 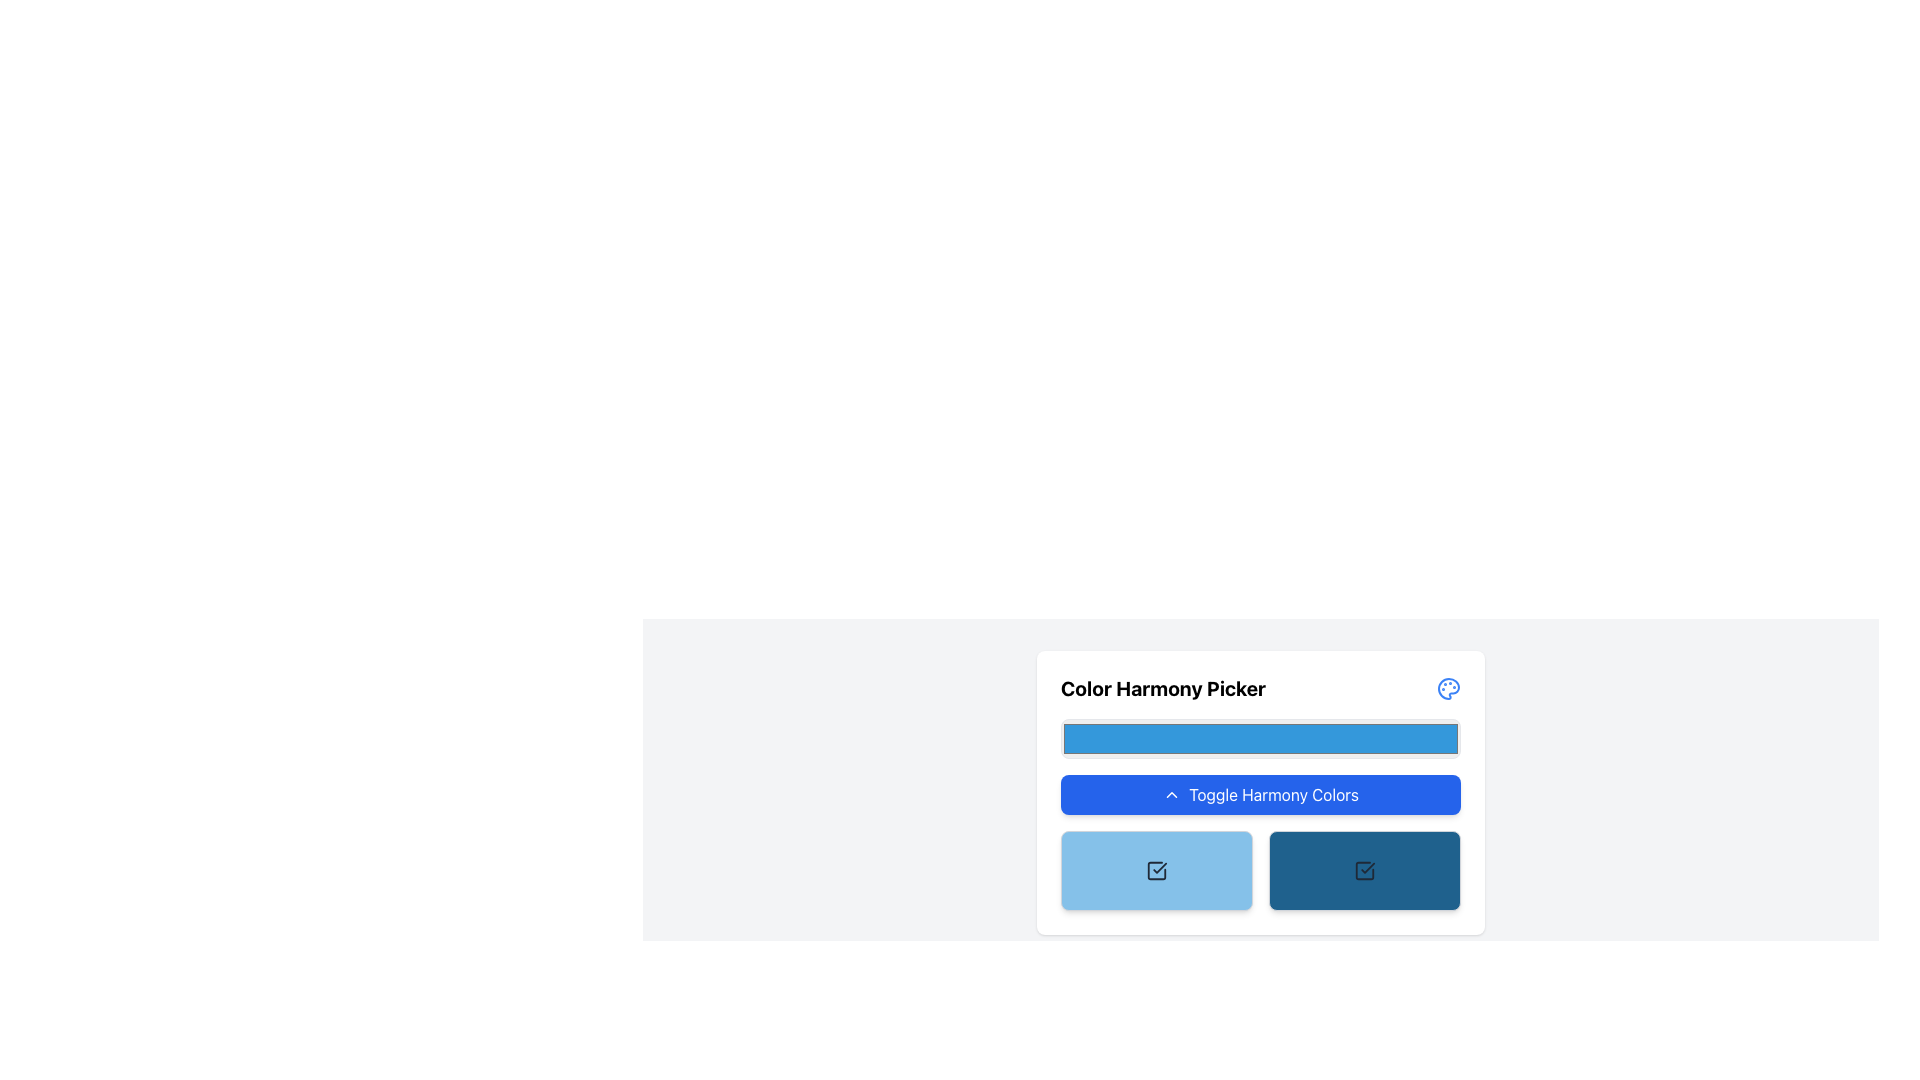 I want to click on the interactive button in the 'Color Harmony Picker' section, so click(x=1260, y=793).